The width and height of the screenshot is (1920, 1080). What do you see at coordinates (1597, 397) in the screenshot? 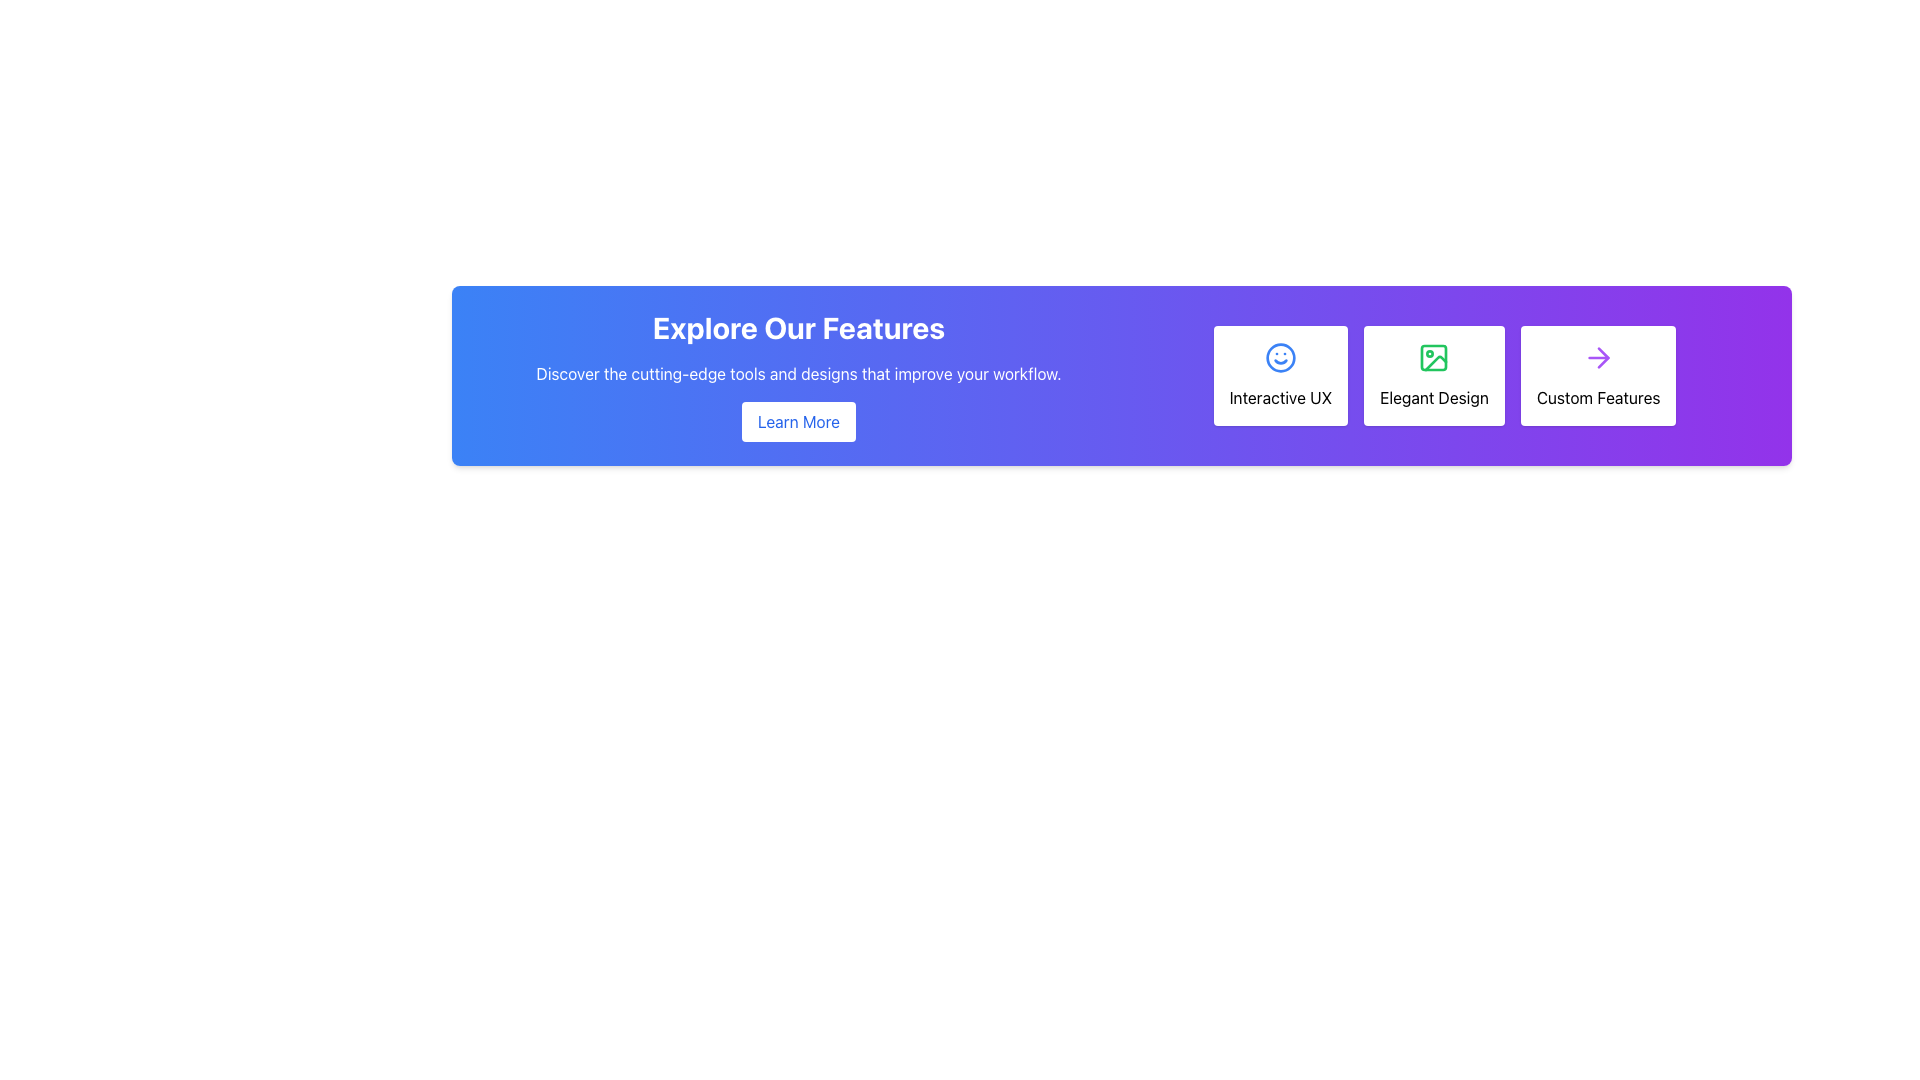
I see `text 'Custom Features' located below the right-pointing arrow icon within a white box on a gradient purple background` at bounding box center [1597, 397].